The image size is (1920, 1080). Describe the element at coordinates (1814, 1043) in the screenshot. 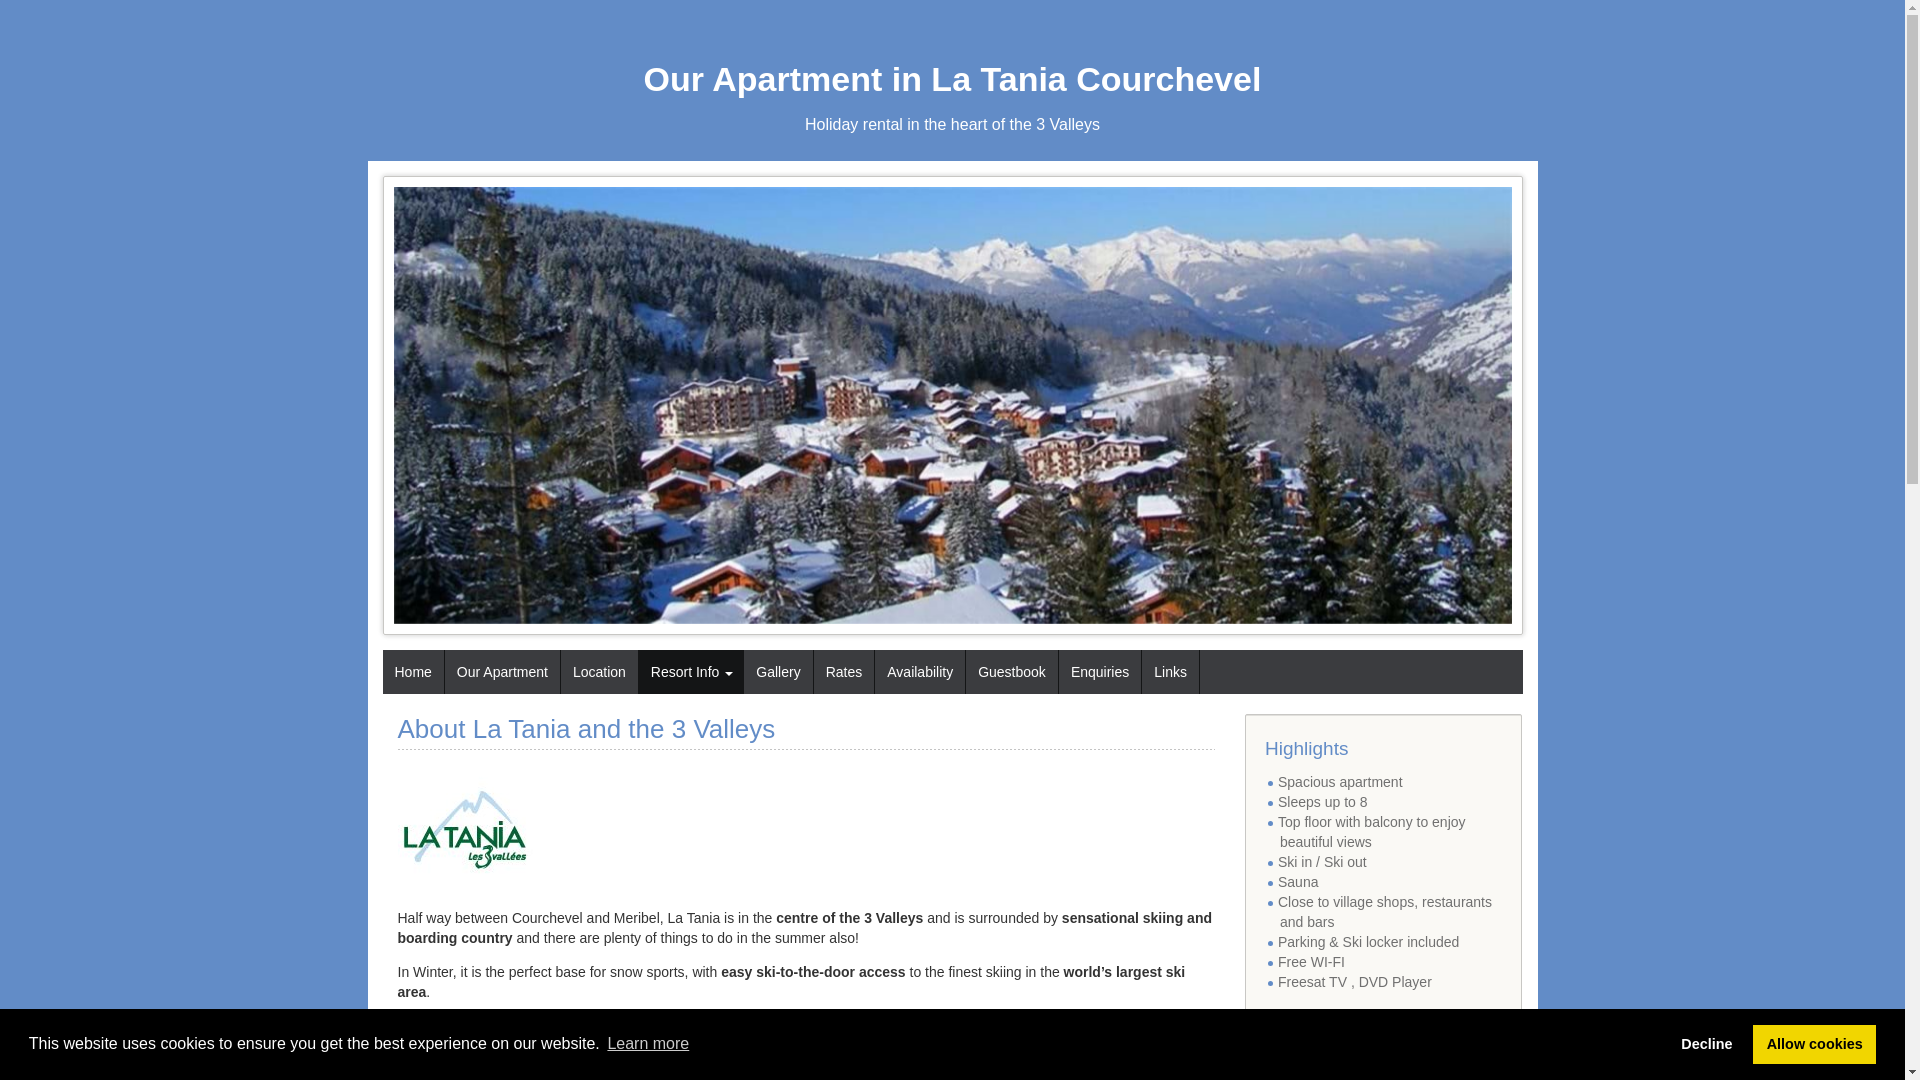

I see `'Allow cookies'` at that location.